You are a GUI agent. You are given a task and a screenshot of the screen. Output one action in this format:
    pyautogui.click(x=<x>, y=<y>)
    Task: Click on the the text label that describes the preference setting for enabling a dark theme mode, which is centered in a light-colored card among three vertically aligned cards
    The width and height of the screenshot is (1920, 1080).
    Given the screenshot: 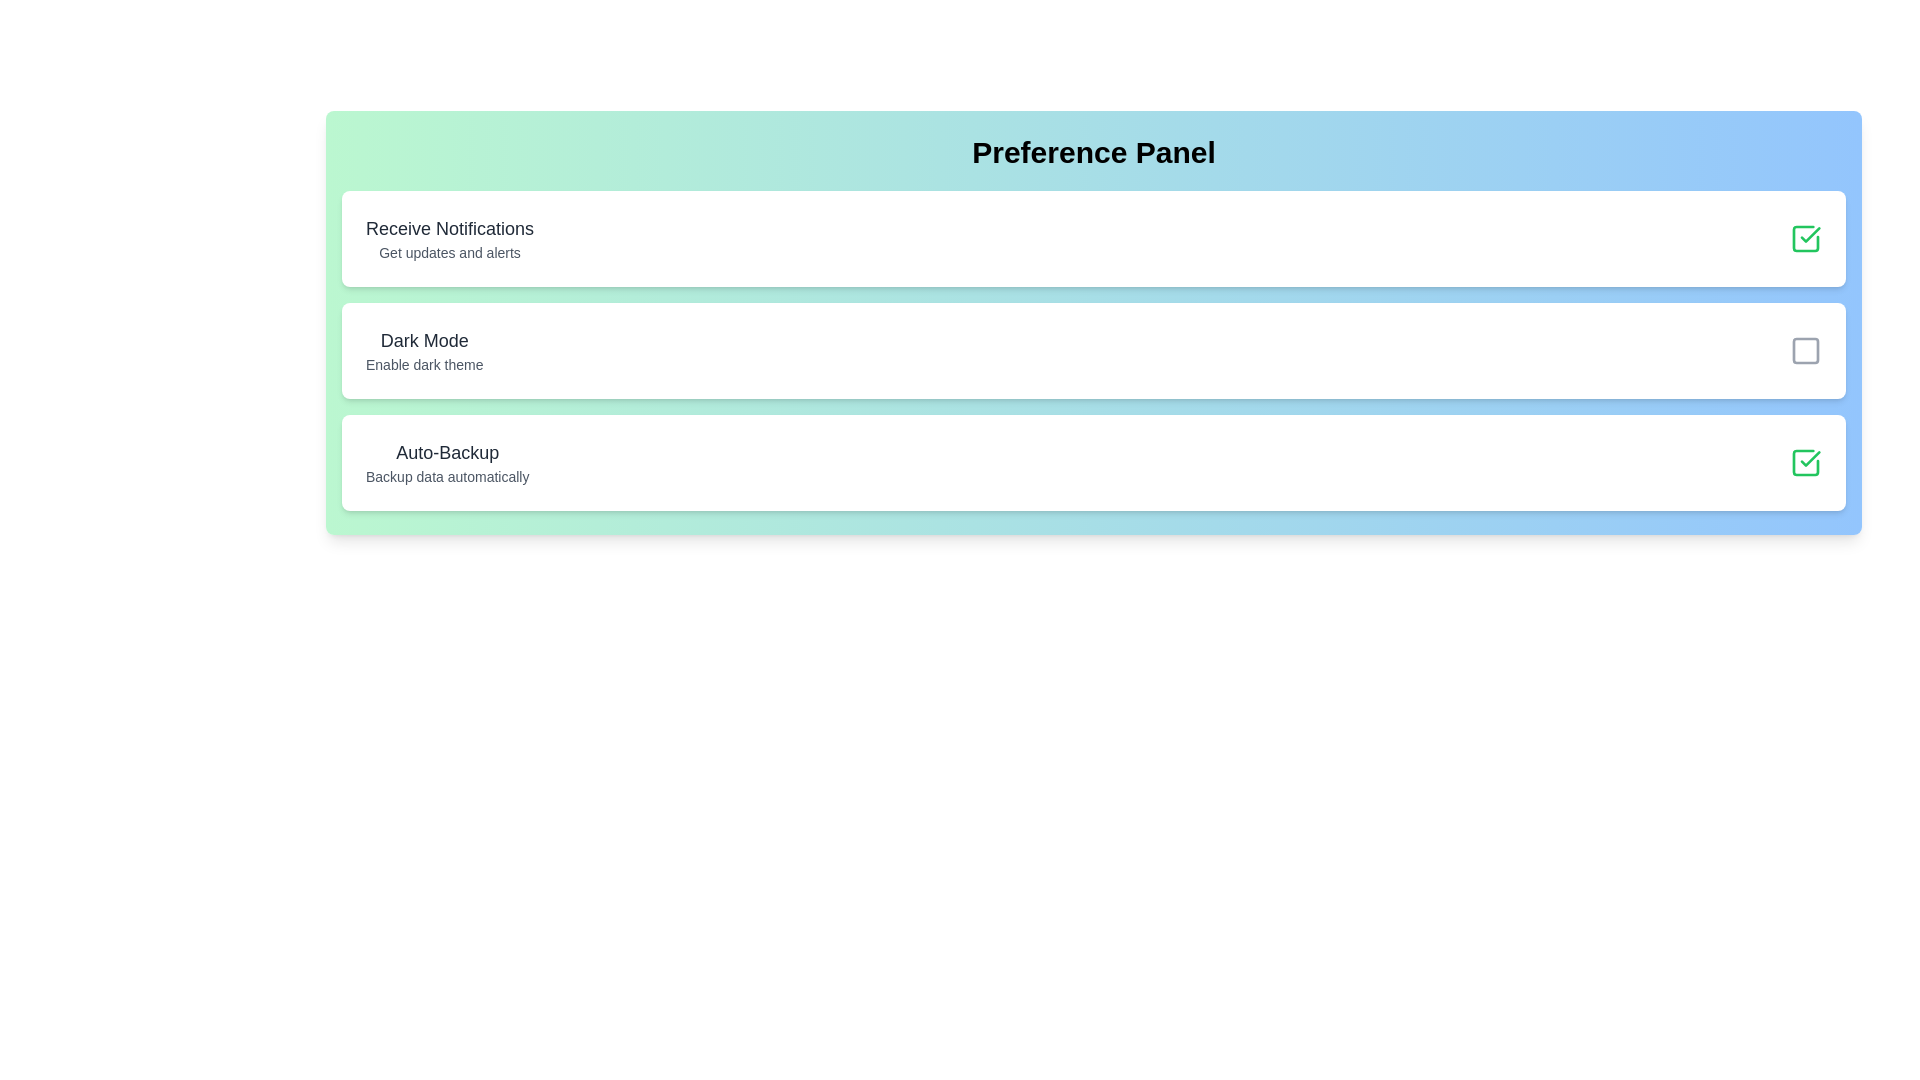 What is the action you would take?
    pyautogui.click(x=423, y=350)
    